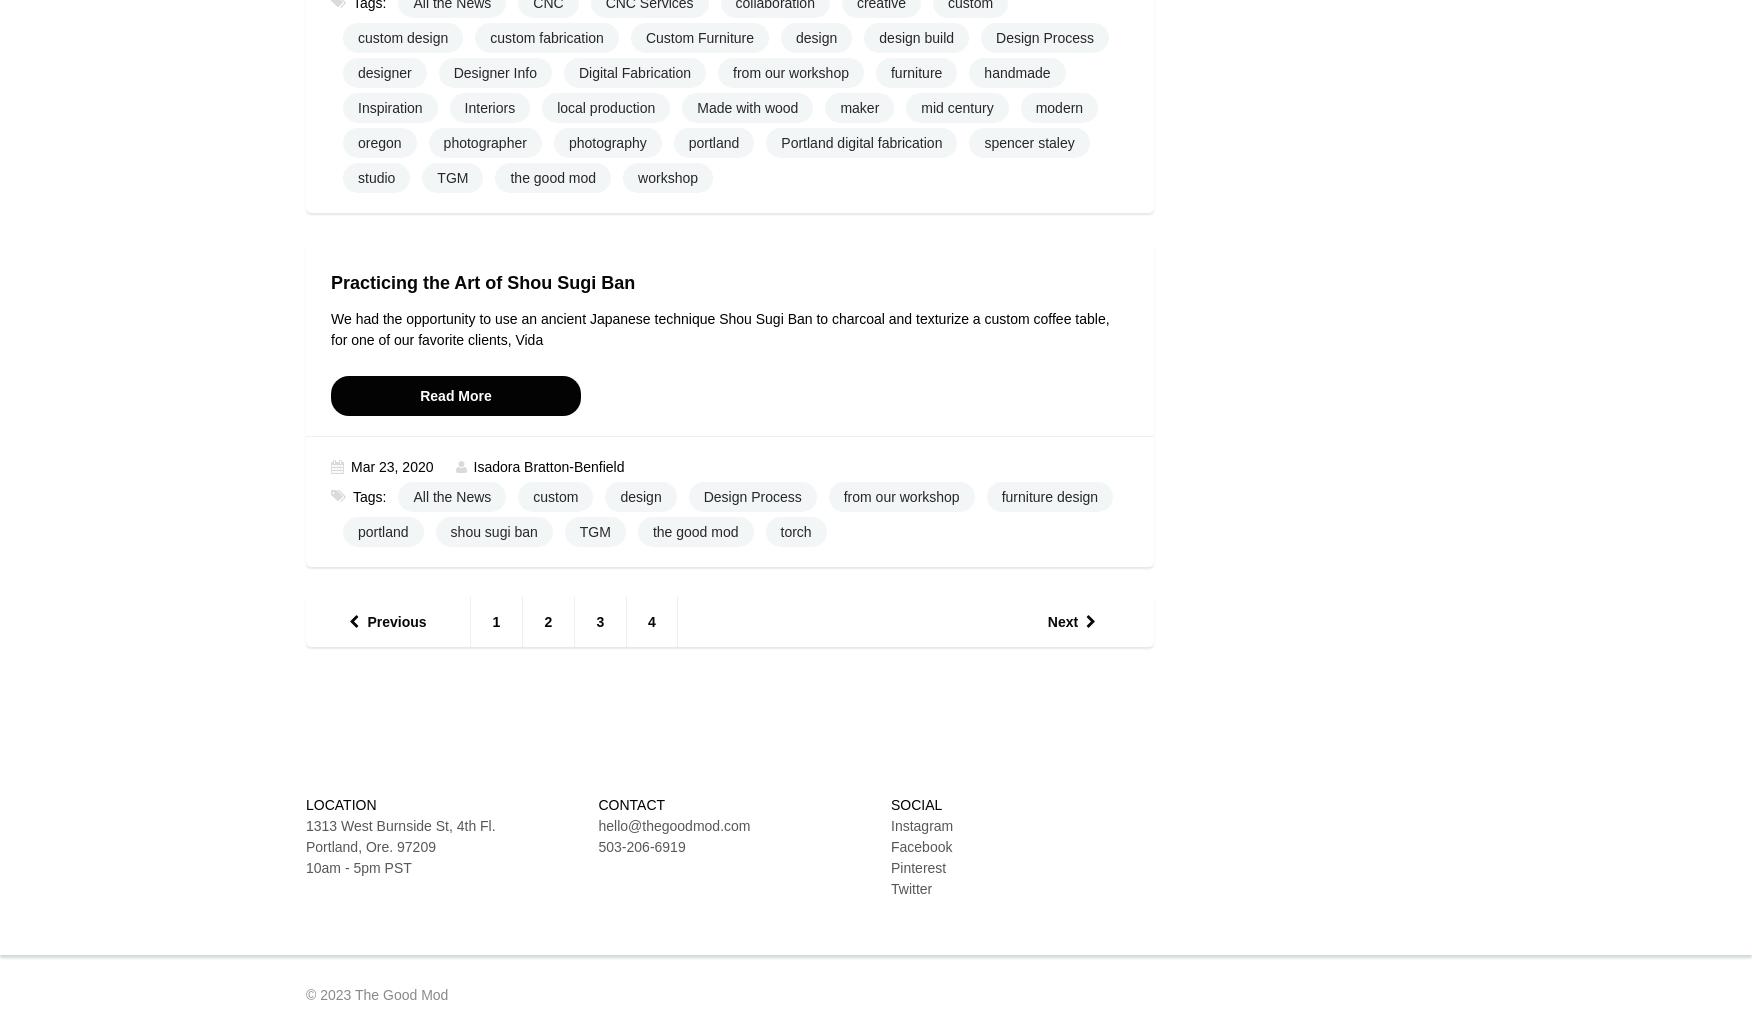 The height and width of the screenshot is (1029, 1752). What do you see at coordinates (606, 107) in the screenshot?
I see `'local production'` at bounding box center [606, 107].